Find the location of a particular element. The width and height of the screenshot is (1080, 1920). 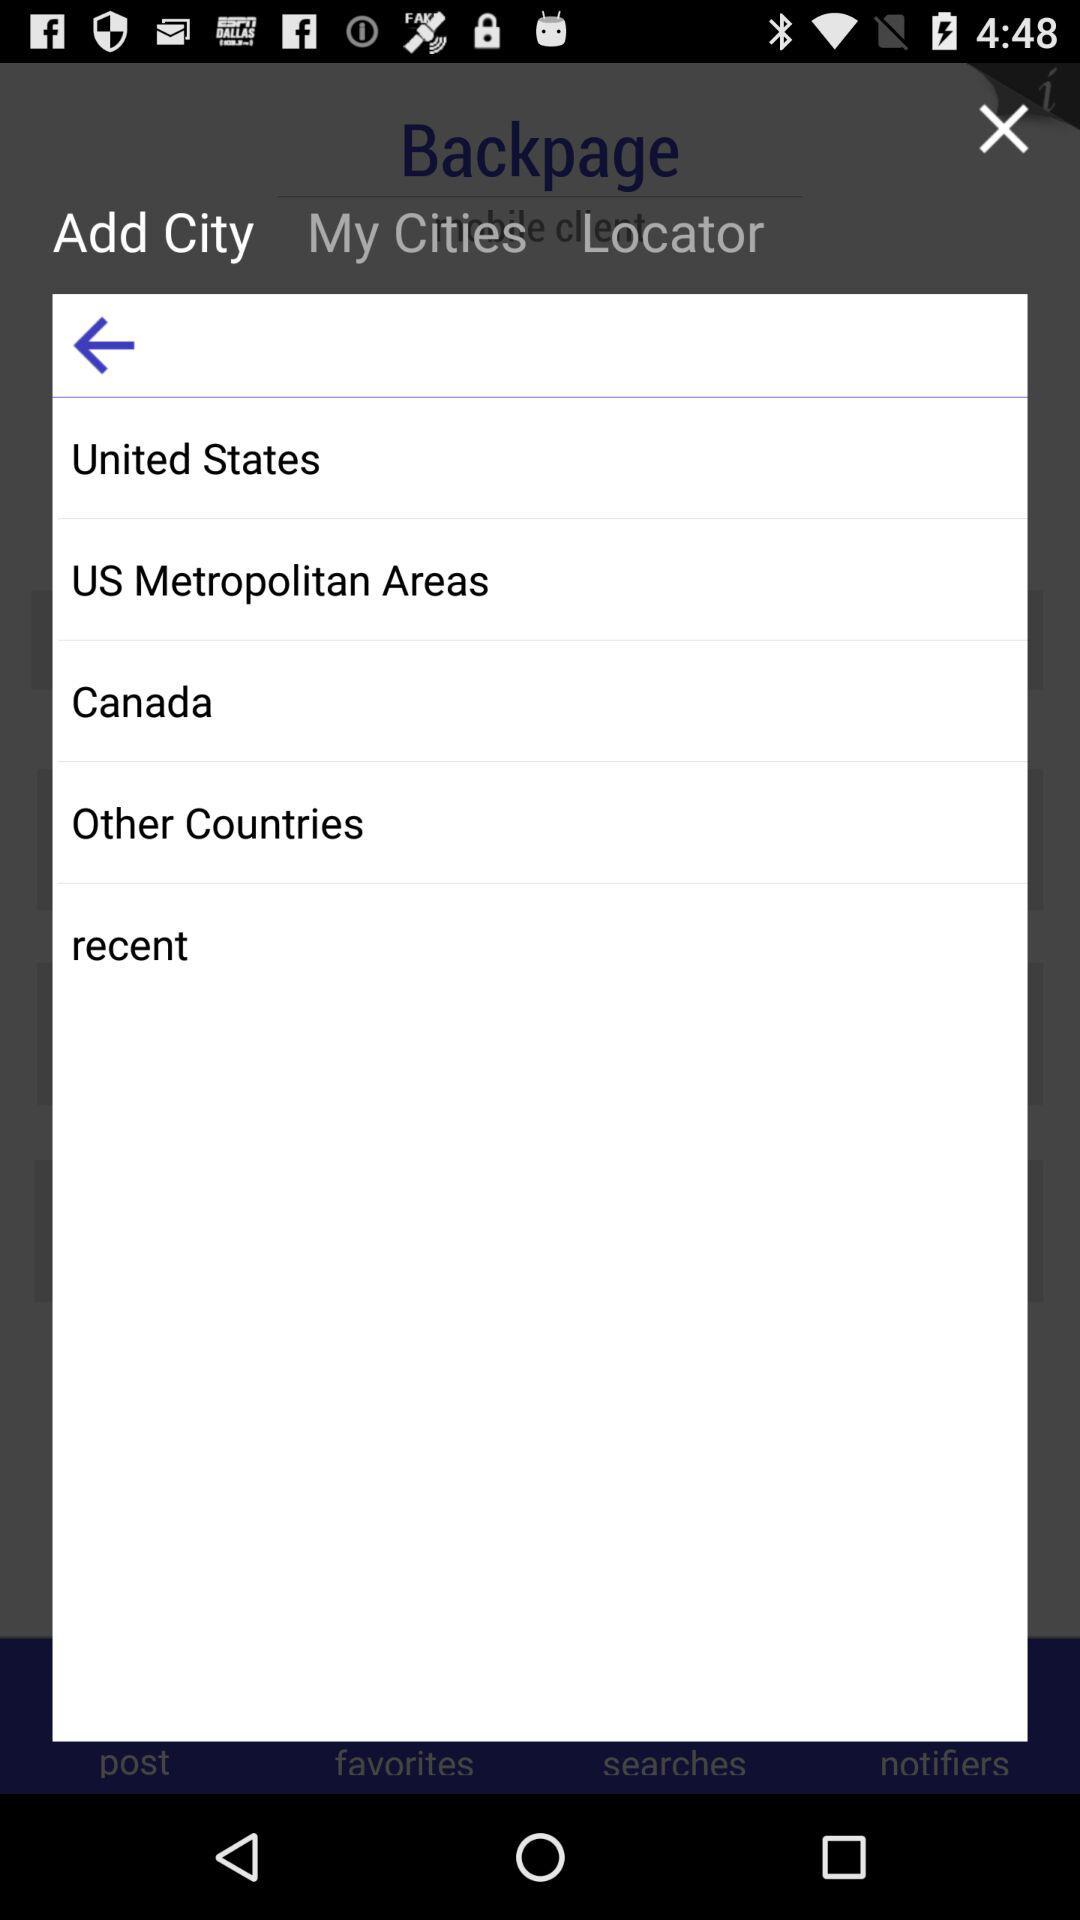

the page is located at coordinates (1003, 127).